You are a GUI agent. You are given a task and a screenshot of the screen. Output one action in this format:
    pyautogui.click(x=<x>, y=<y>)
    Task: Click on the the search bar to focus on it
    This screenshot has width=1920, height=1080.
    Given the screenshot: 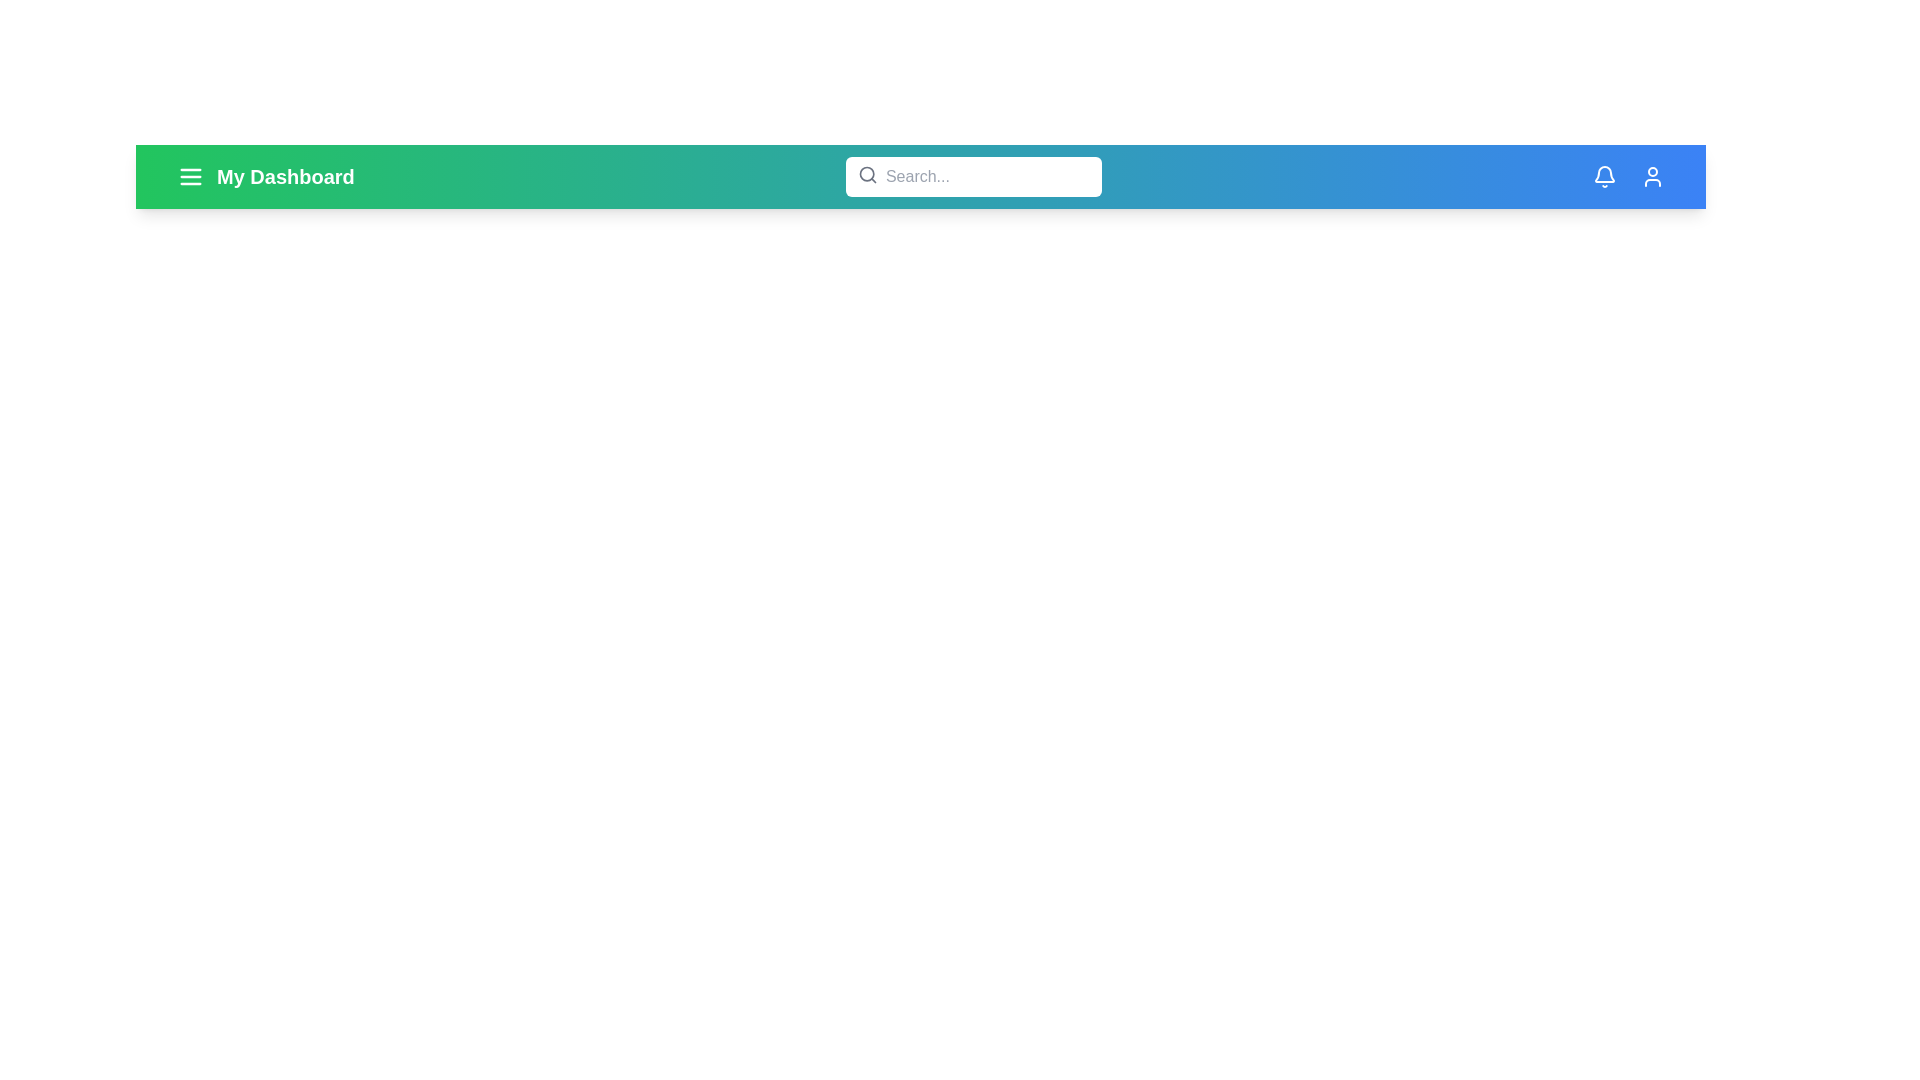 What is the action you would take?
    pyautogui.click(x=973, y=176)
    